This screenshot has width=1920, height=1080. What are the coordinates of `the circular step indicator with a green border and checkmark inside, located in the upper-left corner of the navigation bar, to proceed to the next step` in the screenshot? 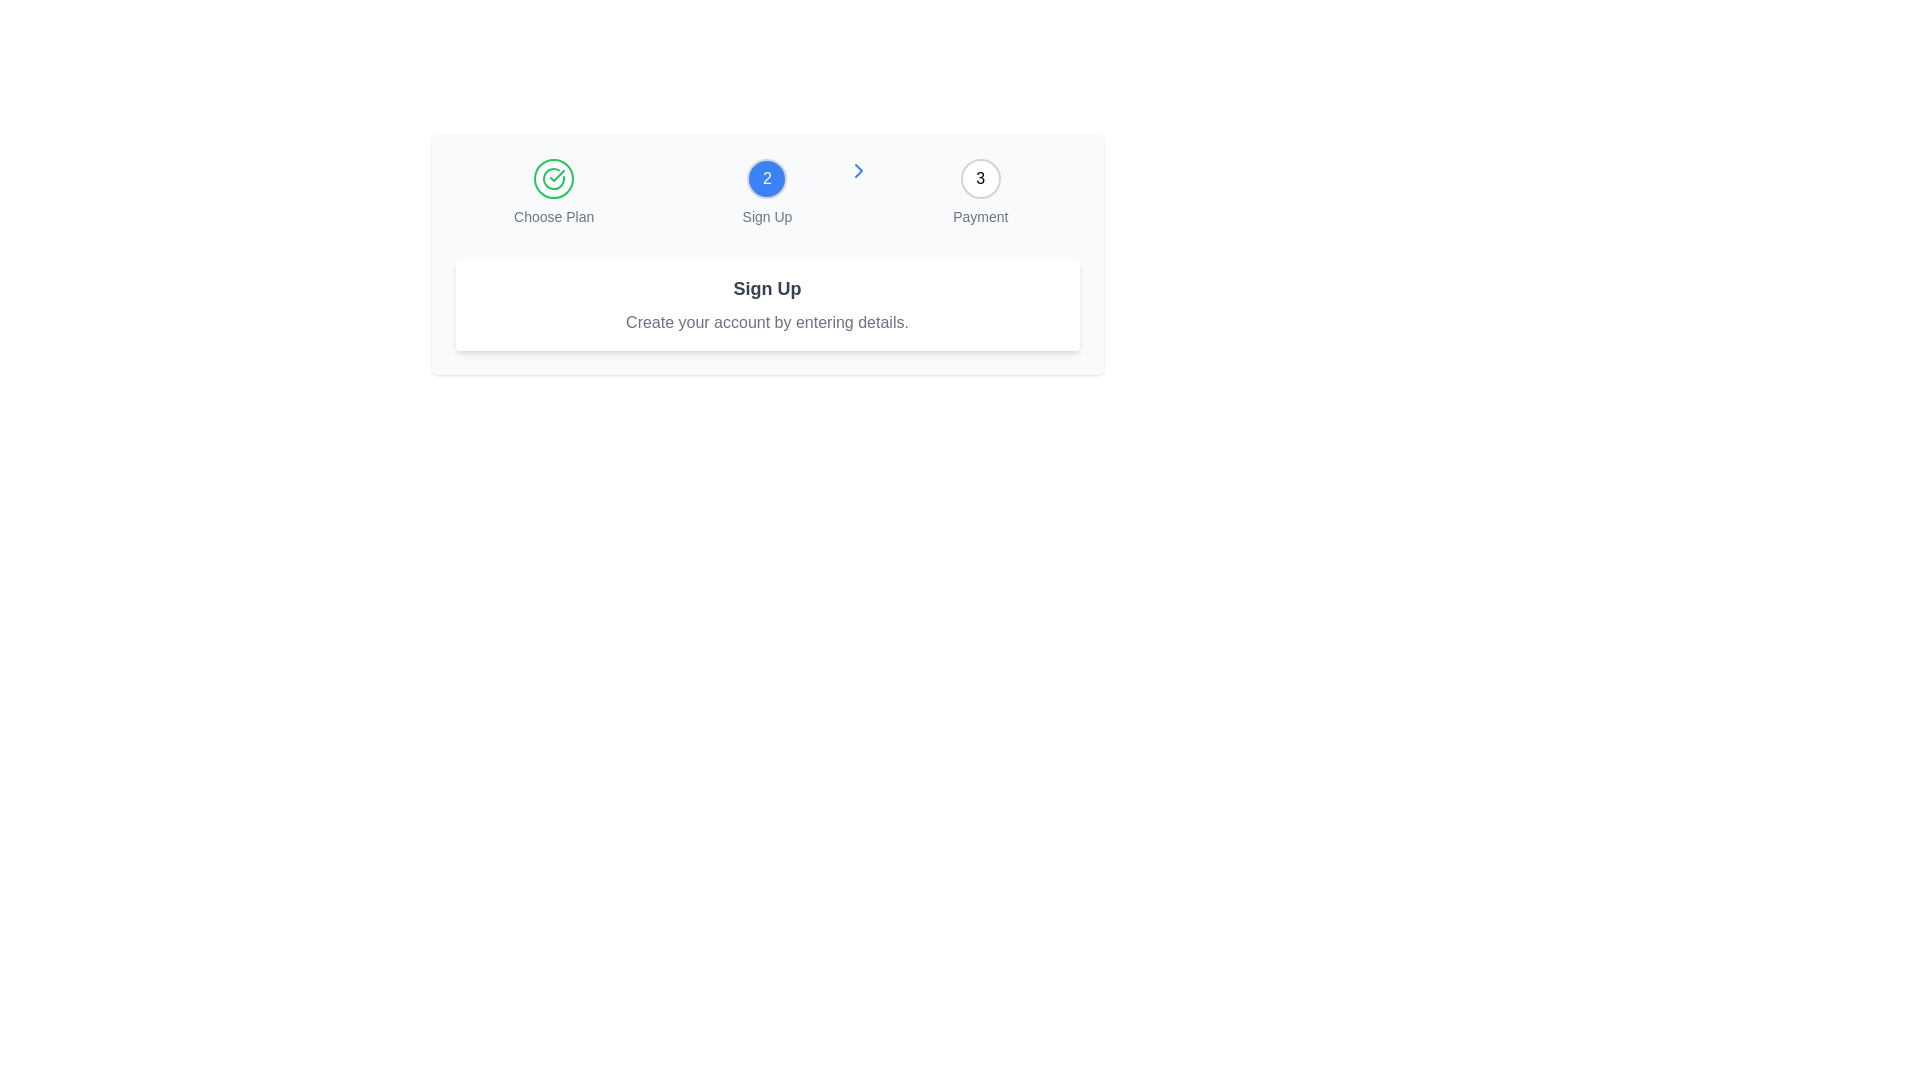 It's located at (554, 177).